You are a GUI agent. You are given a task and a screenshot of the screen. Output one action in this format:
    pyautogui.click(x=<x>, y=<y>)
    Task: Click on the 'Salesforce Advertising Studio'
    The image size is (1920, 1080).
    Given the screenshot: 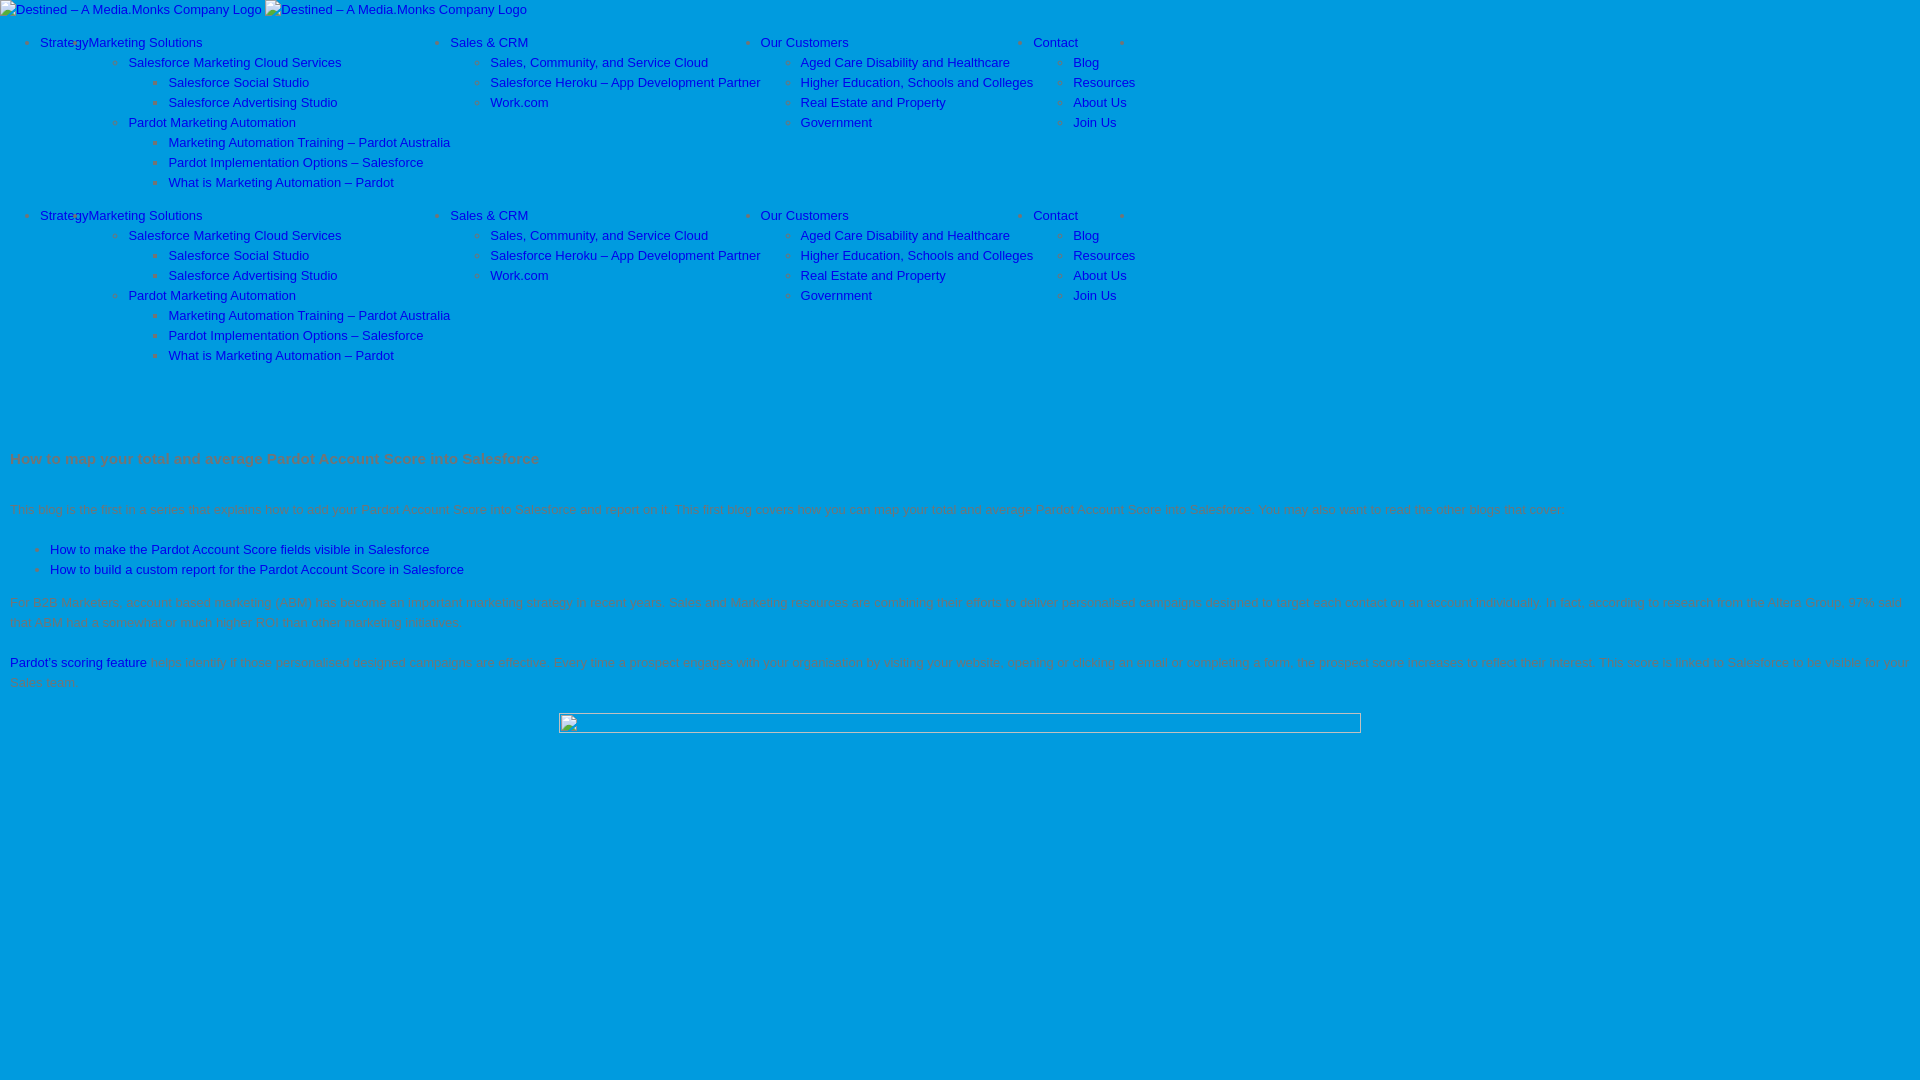 What is the action you would take?
    pyautogui.click(x=168, y=102)
    